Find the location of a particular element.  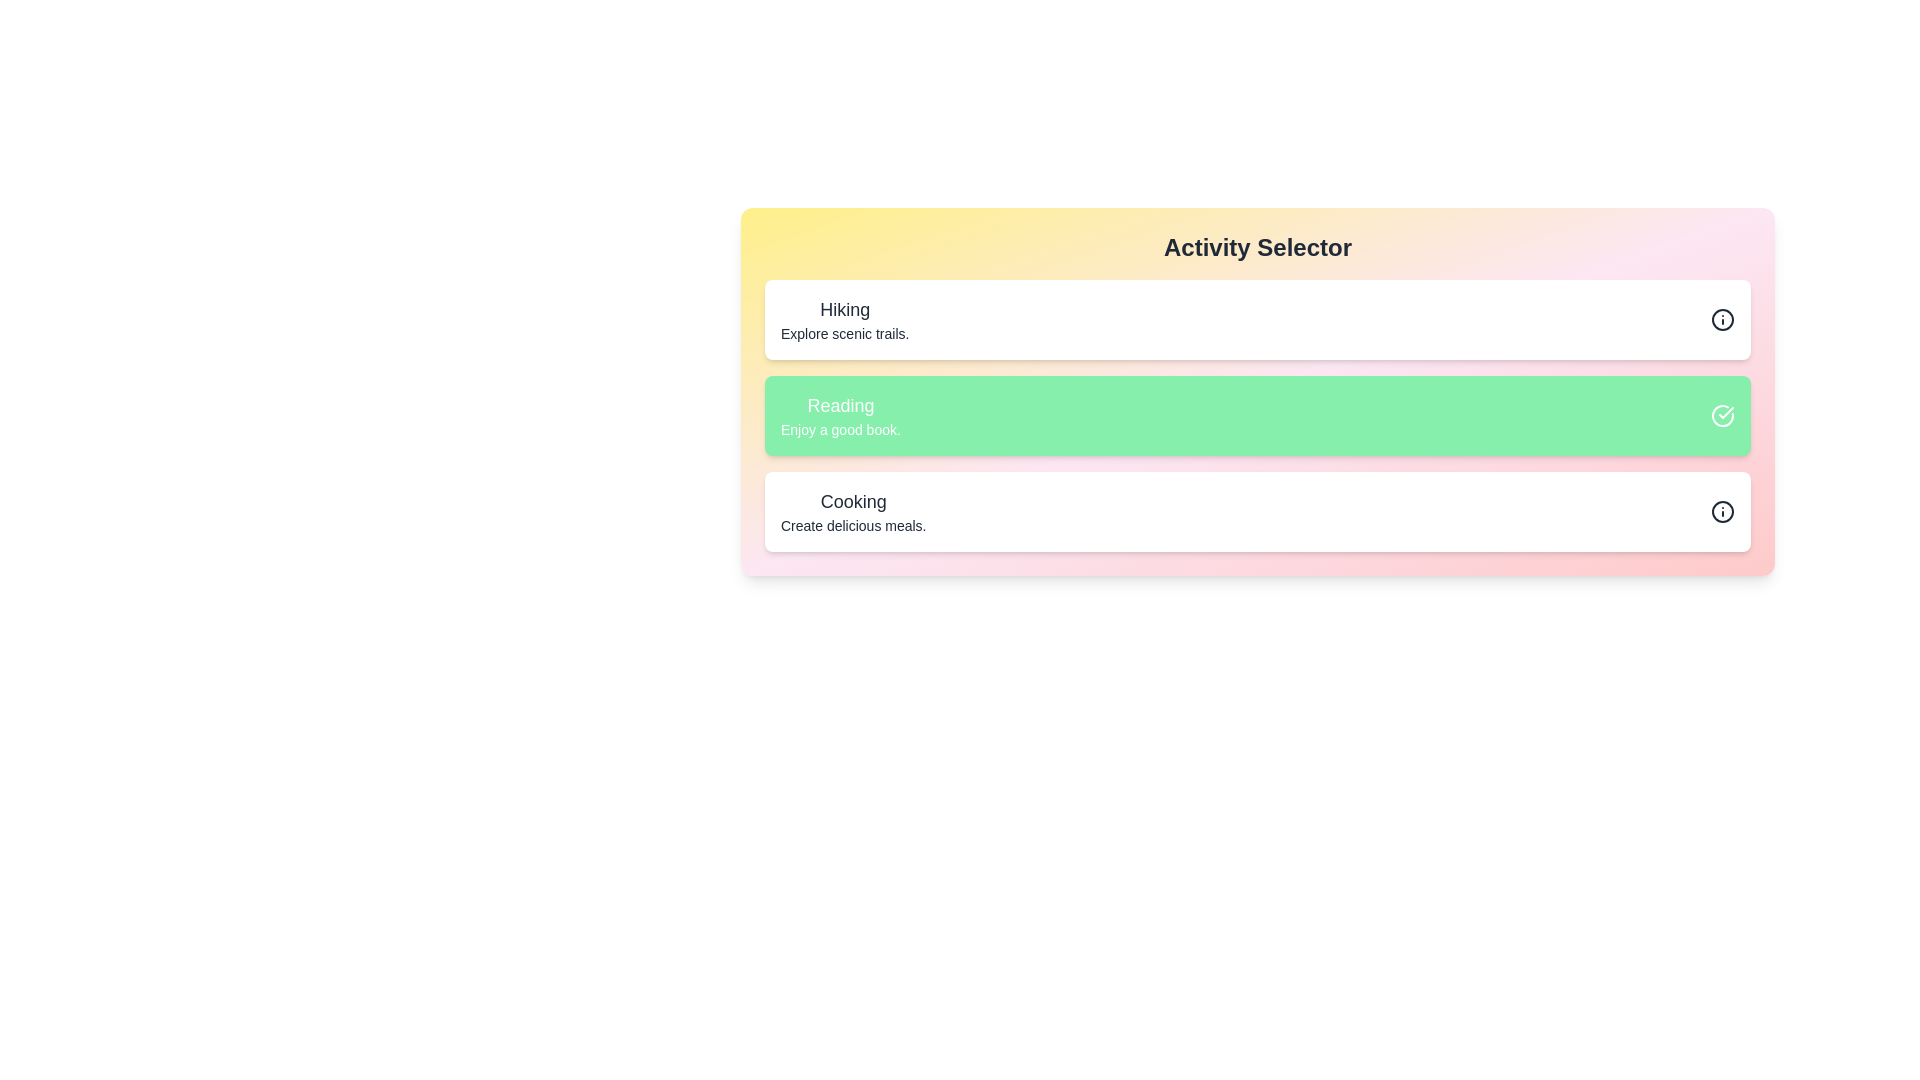

the list item corresponding to Reading is located at coordinates (1256, 415).